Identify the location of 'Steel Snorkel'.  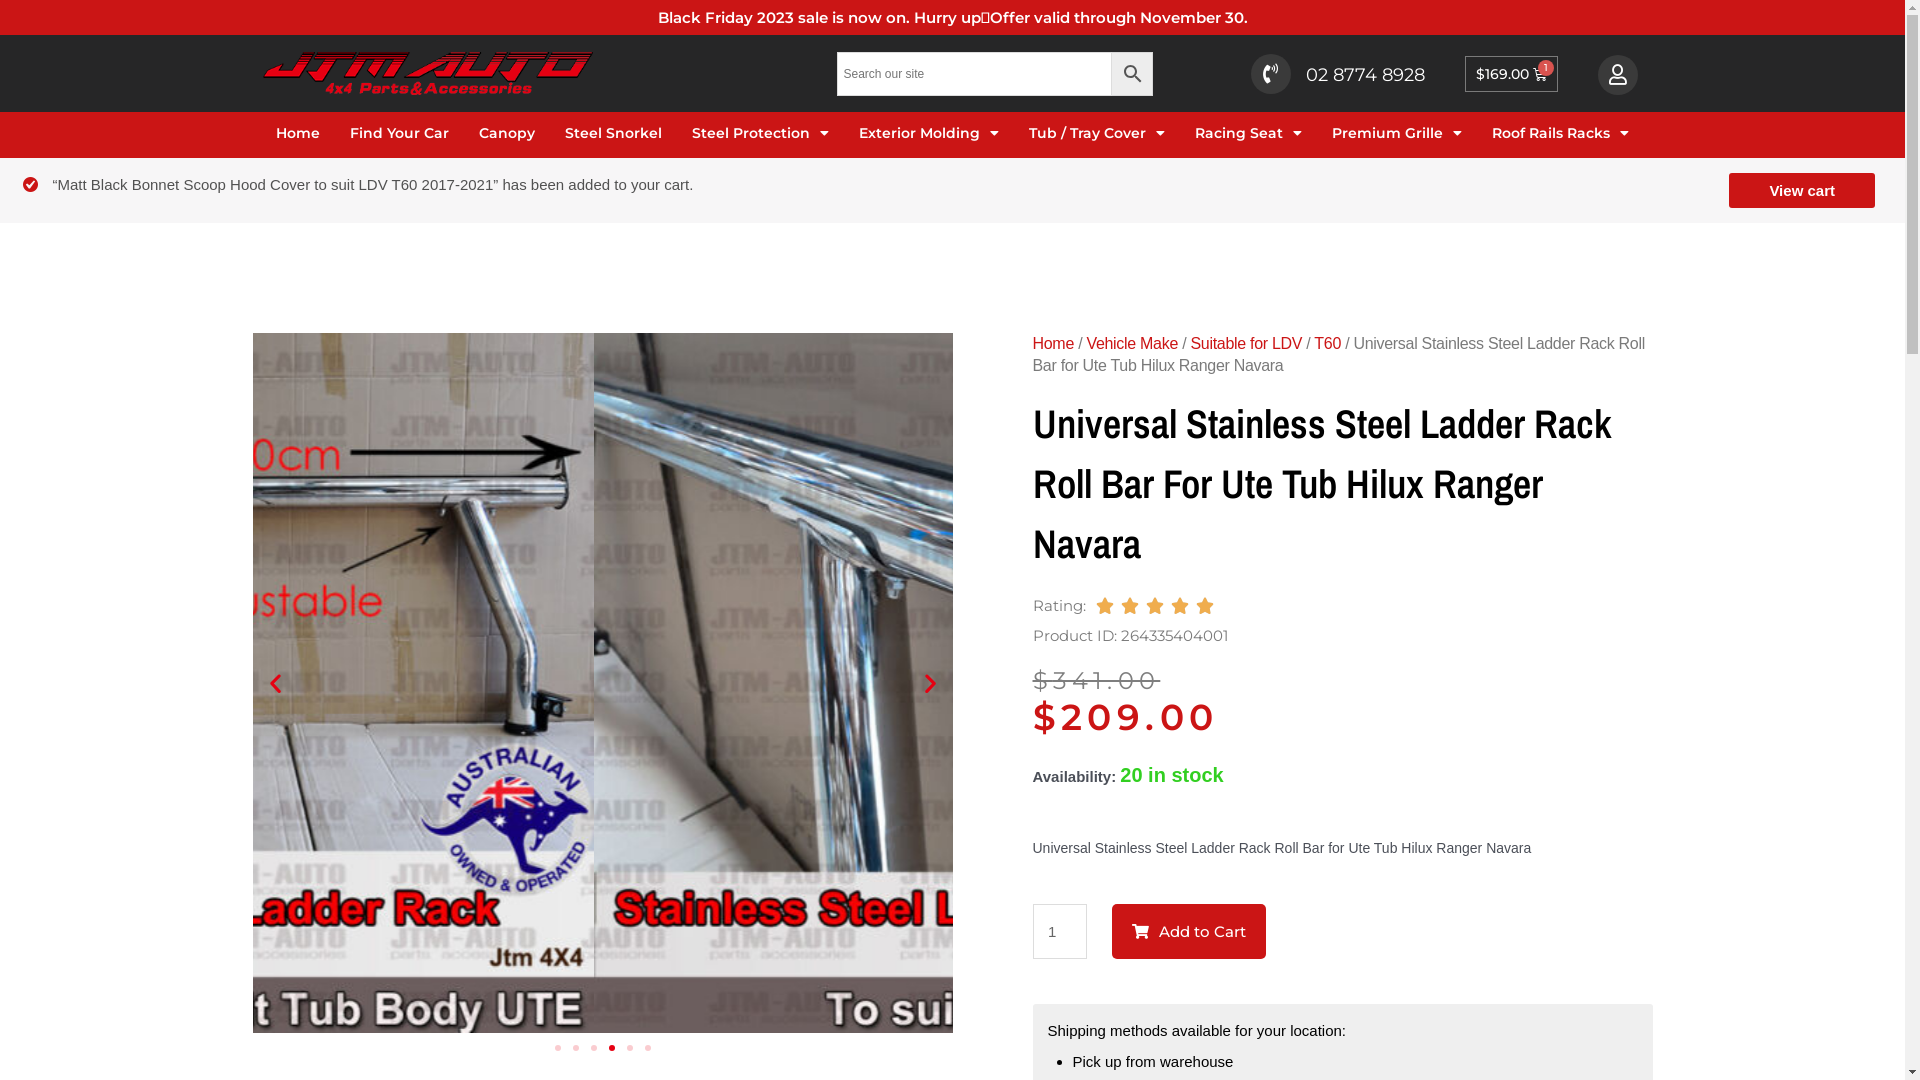
(612, 133).